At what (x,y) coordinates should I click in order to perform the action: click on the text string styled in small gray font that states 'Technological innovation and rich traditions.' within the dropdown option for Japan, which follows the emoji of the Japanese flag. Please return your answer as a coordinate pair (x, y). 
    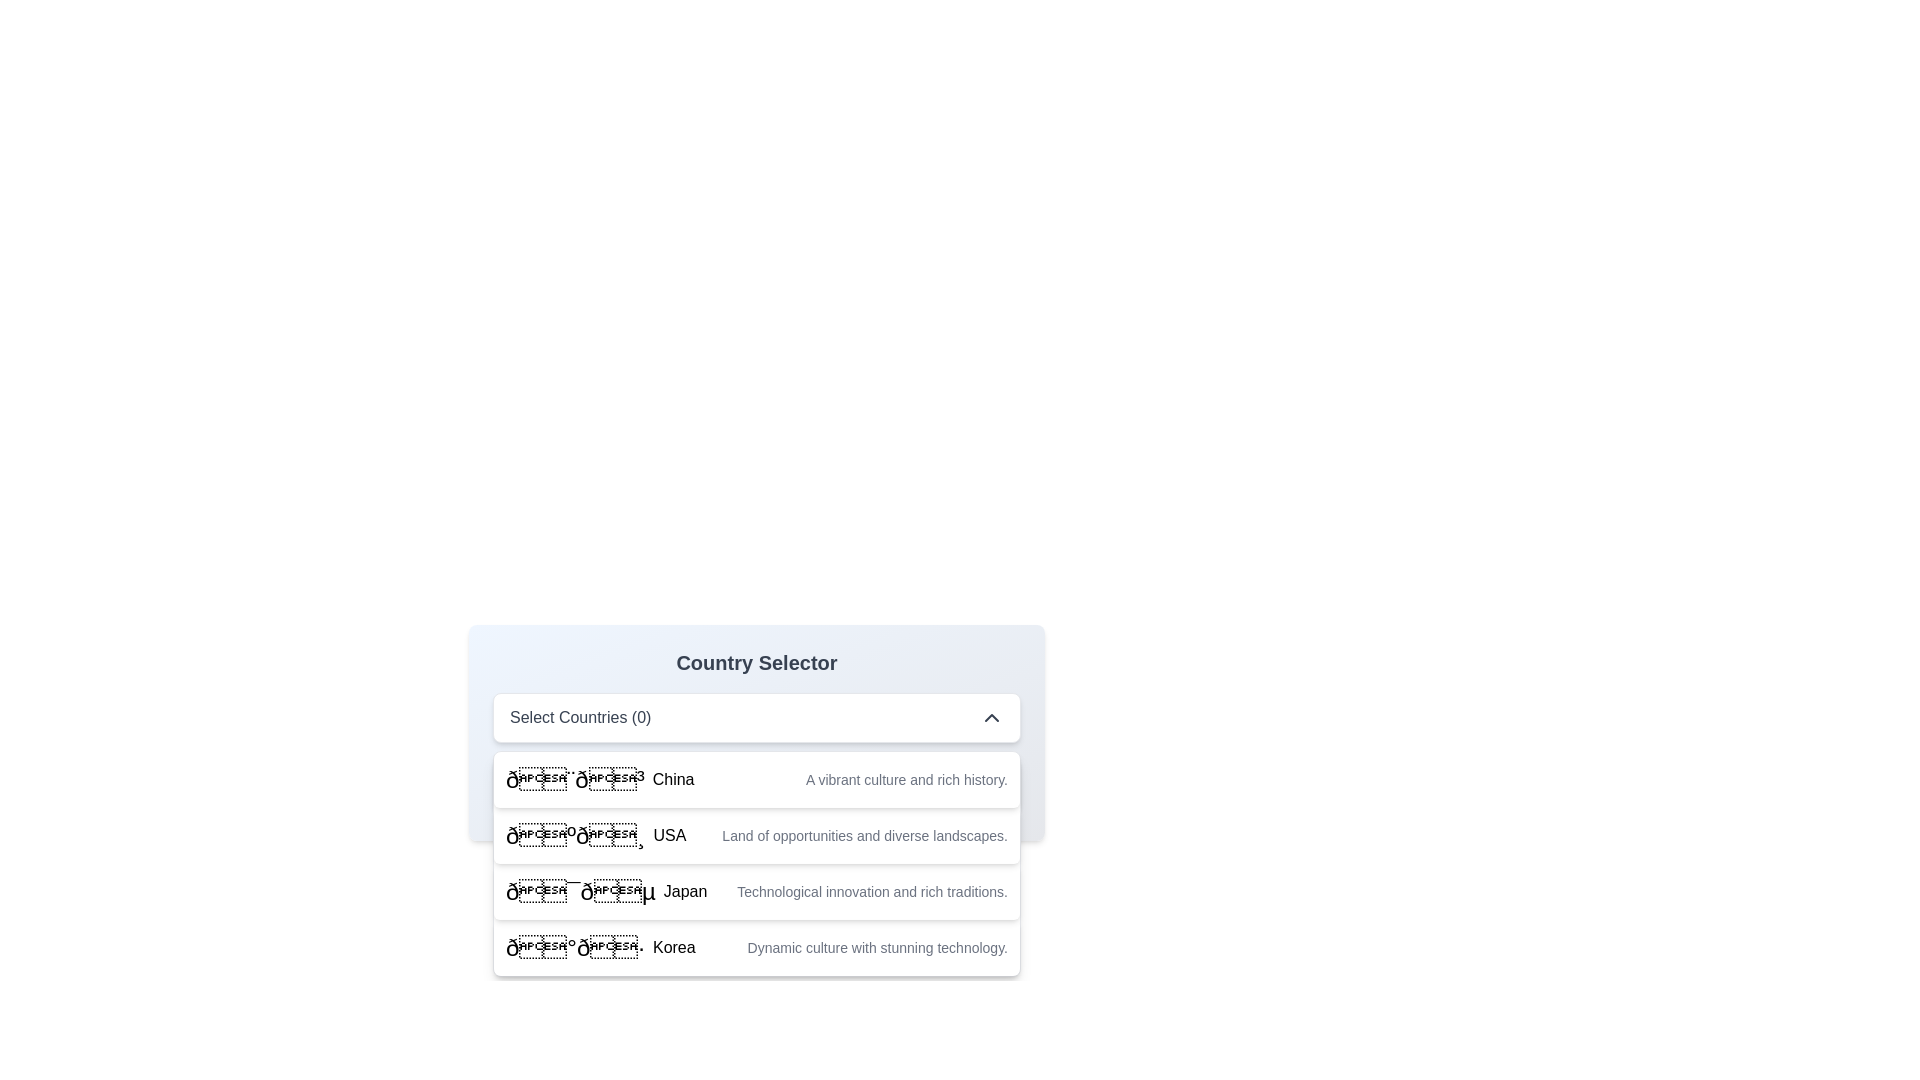
    Looking at the image, I should click on (872, 890).